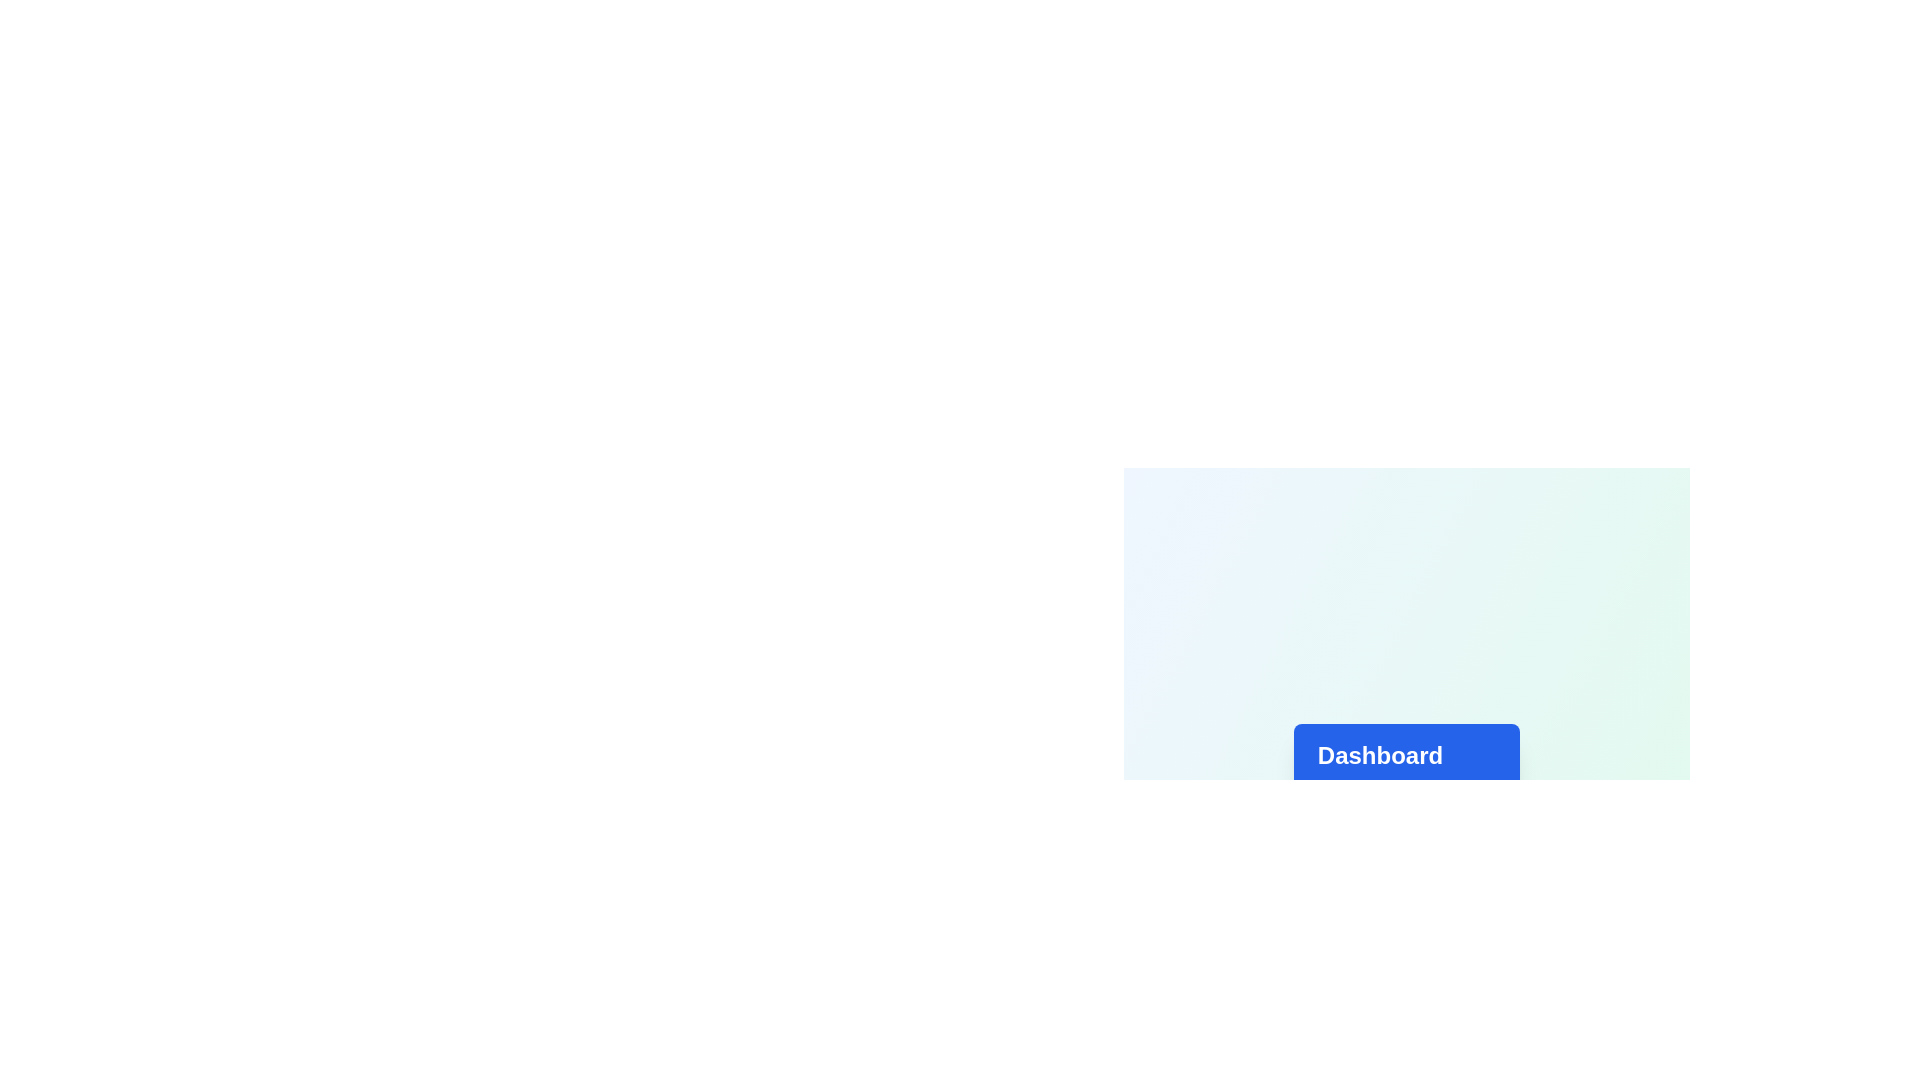  What do you see at coordinates (1405, 756) in the screenshot?
I see `the 'Dashboard' header to inspect it` at bounding box center [1405, 756].